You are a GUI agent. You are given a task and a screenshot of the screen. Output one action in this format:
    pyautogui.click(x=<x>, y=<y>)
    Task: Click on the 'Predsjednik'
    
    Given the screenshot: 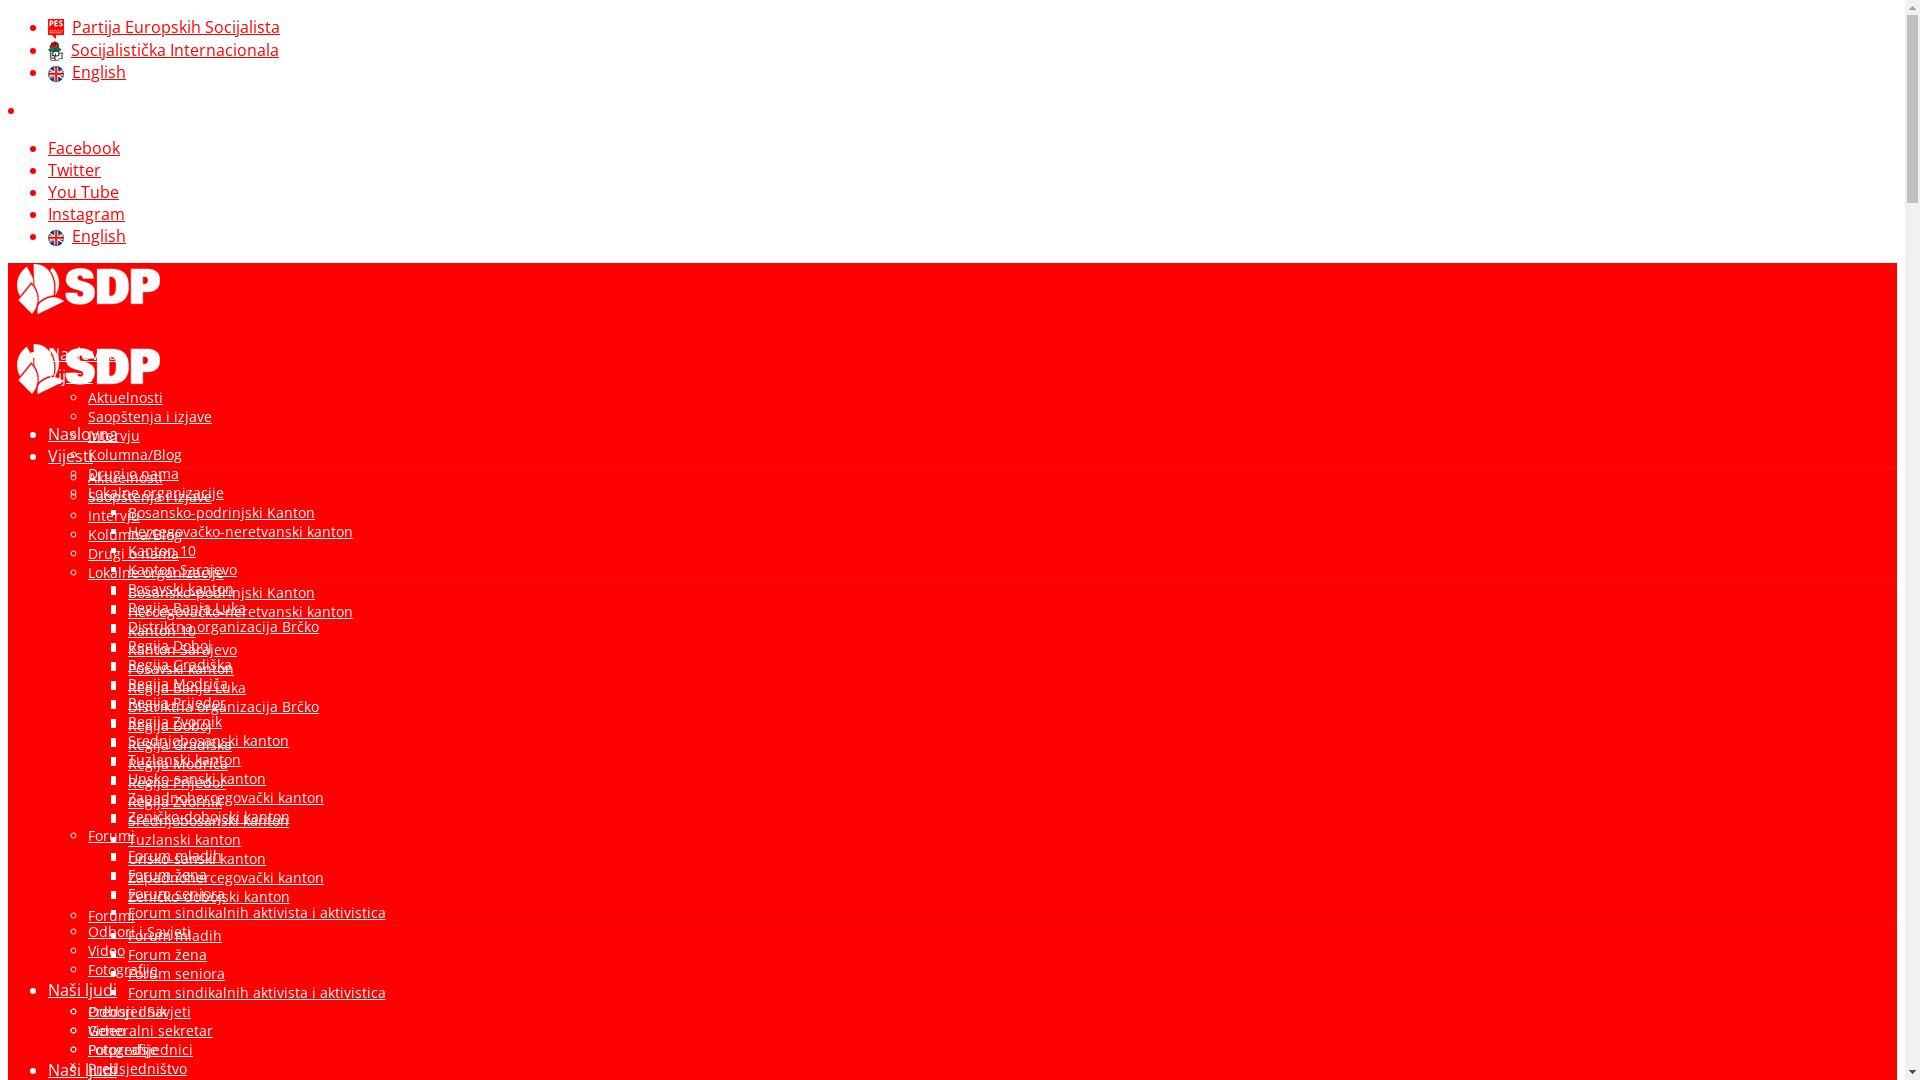 What is the action you would take?
    pyautogui.click(x=126, y=1011)
    